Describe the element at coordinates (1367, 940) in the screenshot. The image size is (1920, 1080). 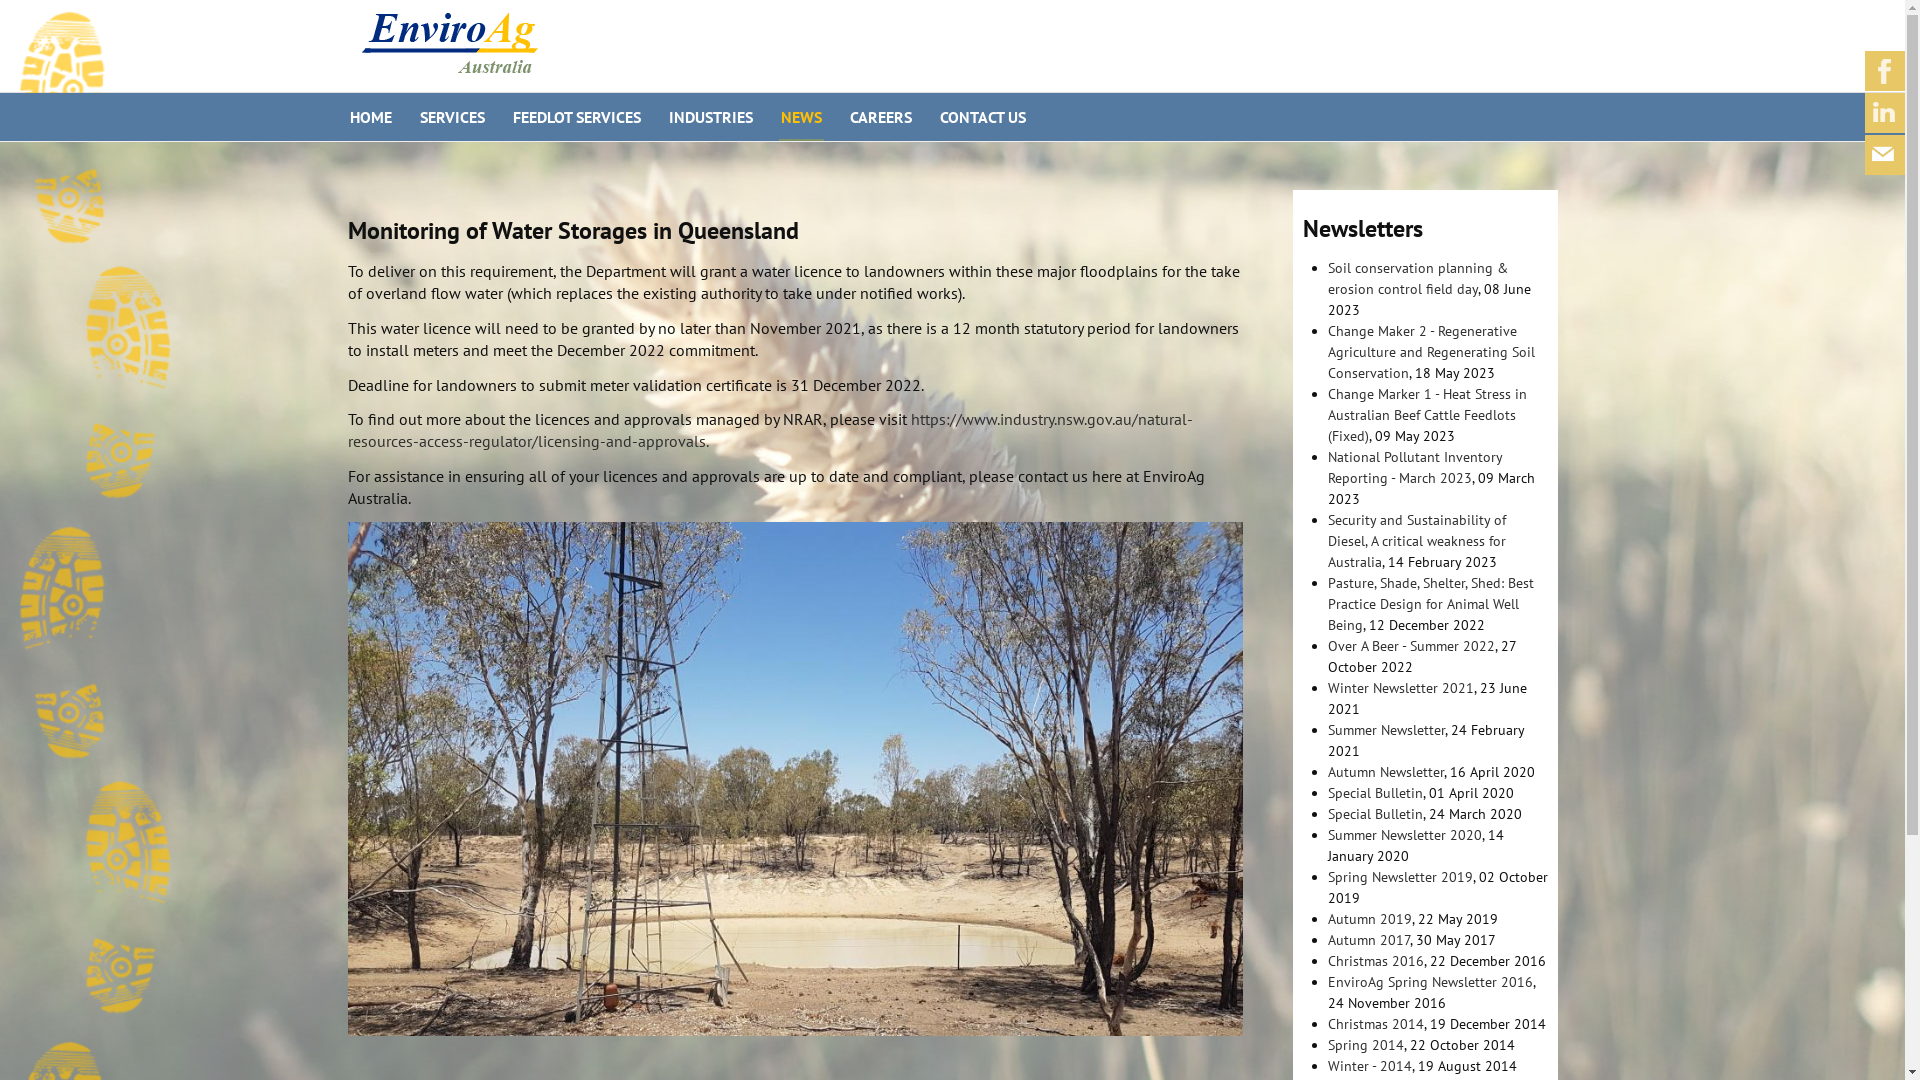
I see `'Autumn 2017'` at that location.